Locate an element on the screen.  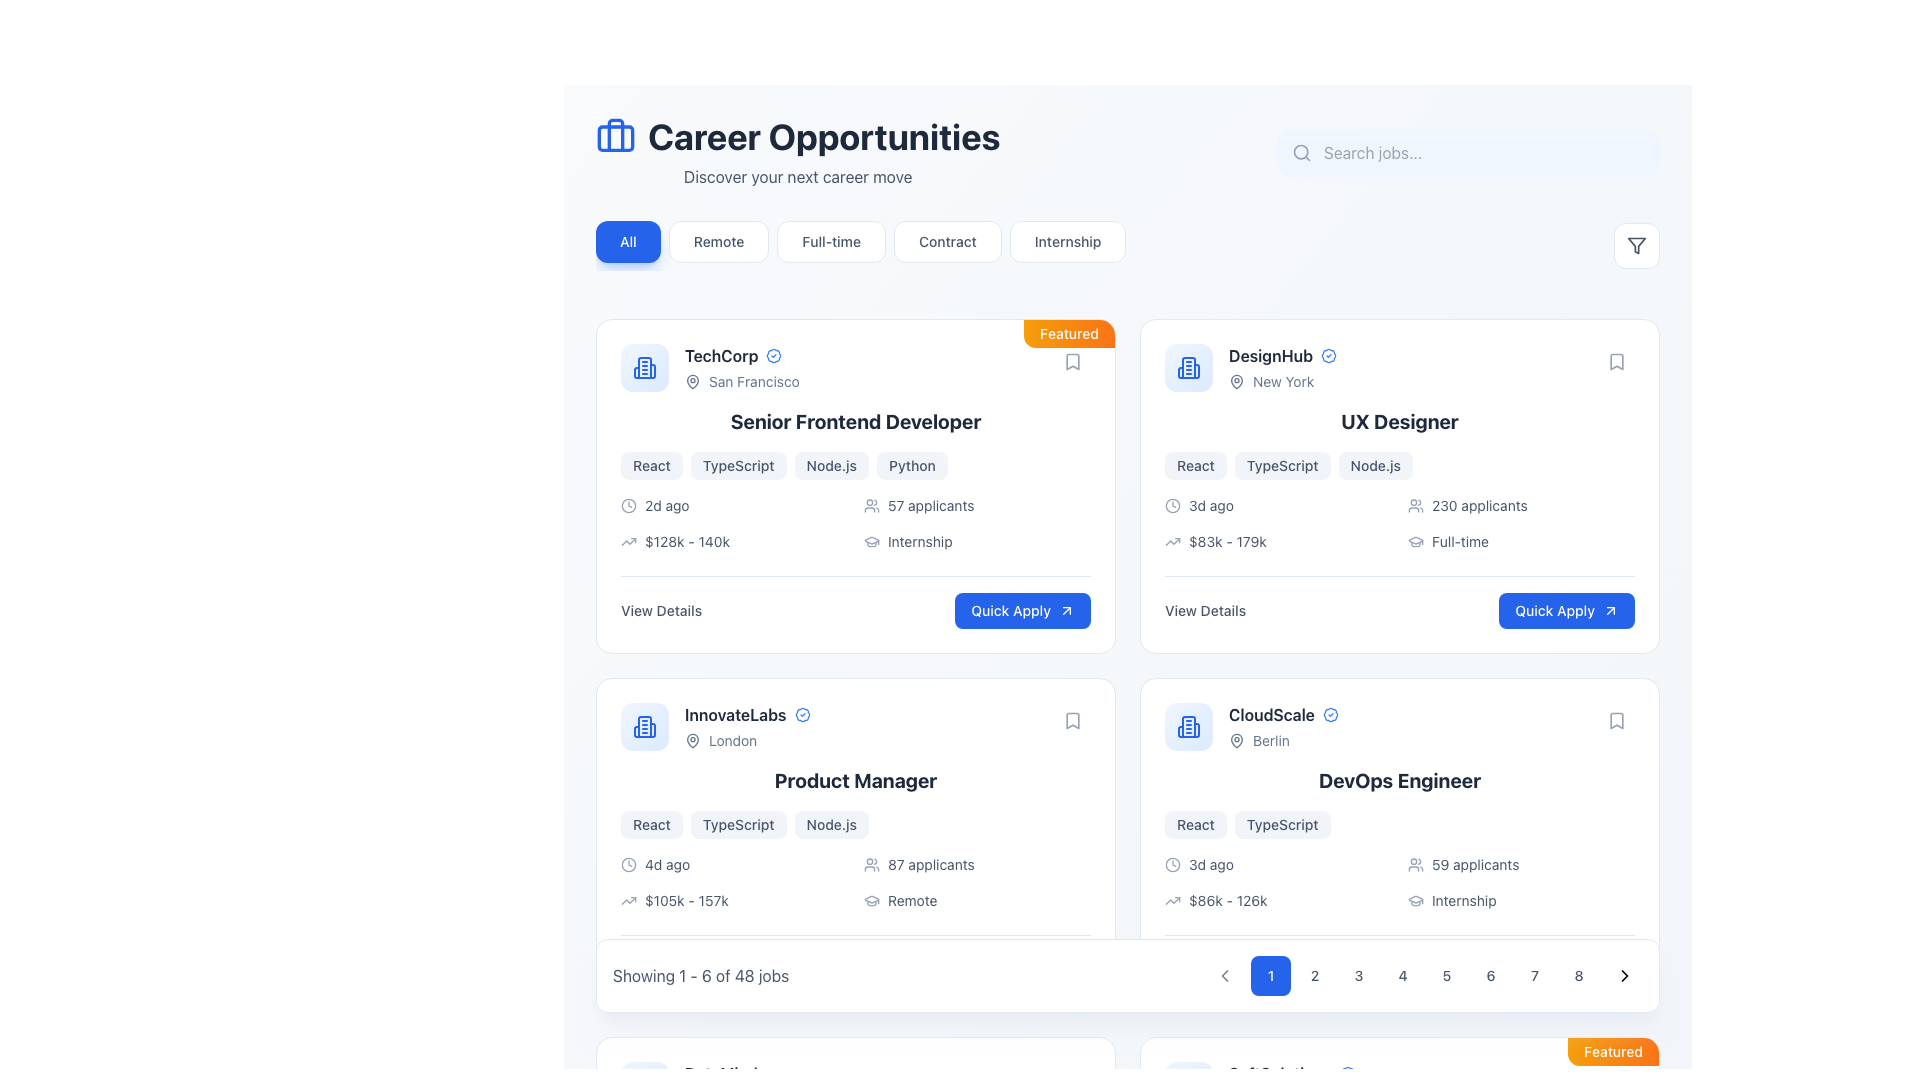
the chevron icon located near the bottom-right corner of the page is located at coordinates (1625, 974).